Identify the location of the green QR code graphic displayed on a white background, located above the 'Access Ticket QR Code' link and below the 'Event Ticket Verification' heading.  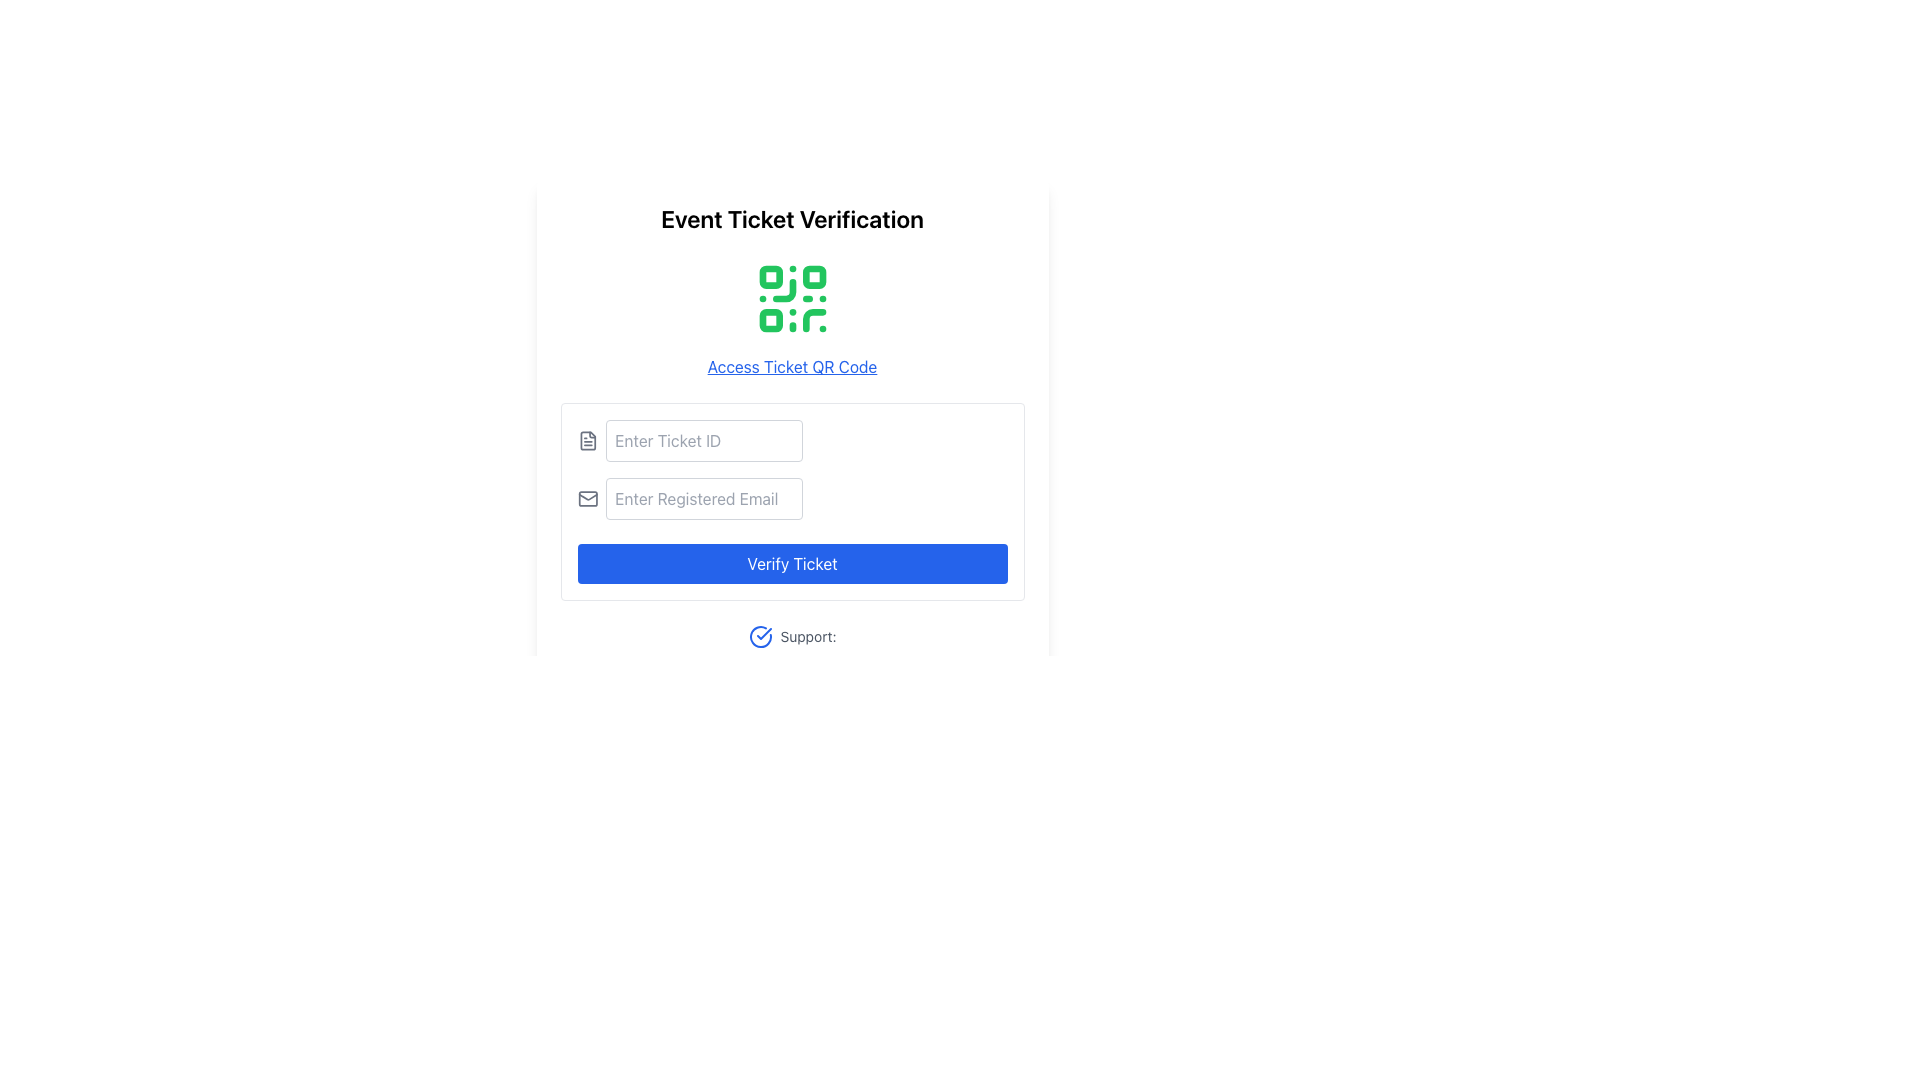
(791, 299).